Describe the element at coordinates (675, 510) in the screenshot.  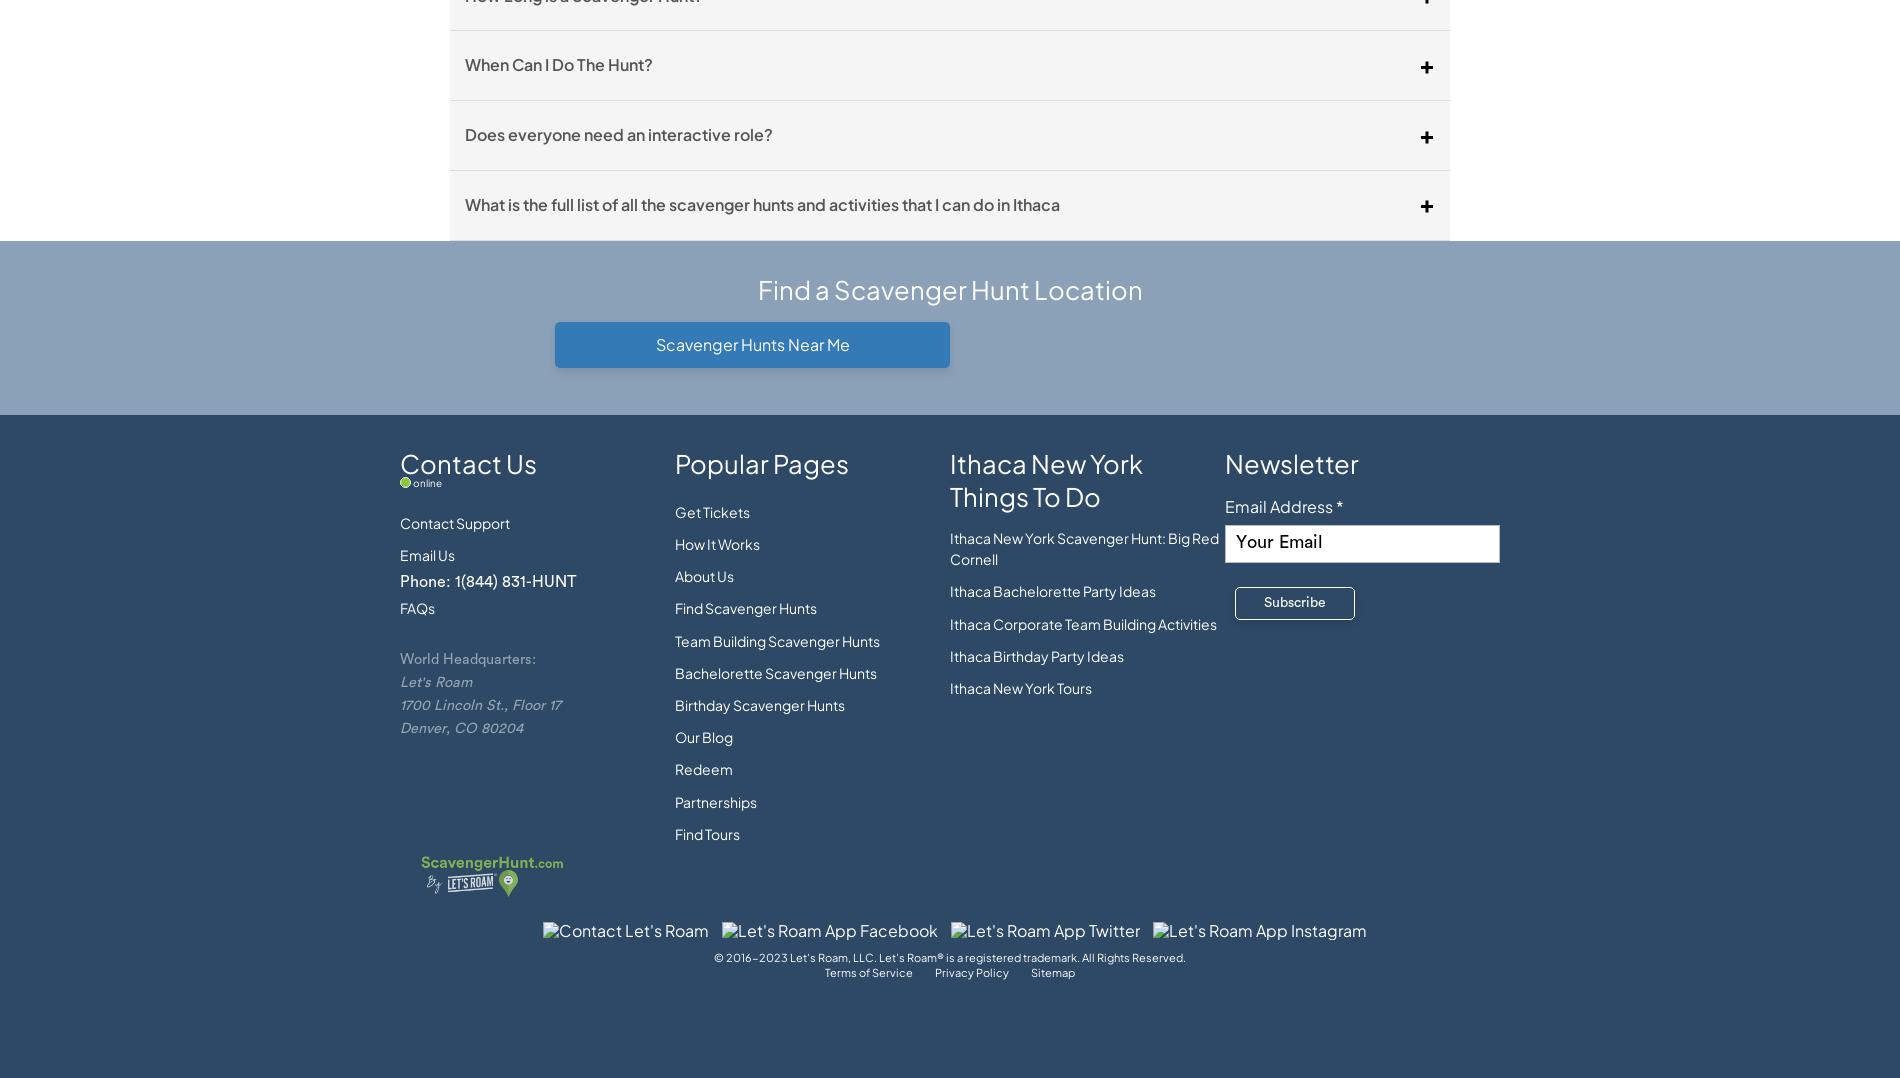
I see `'Get Tickets'` at that location.